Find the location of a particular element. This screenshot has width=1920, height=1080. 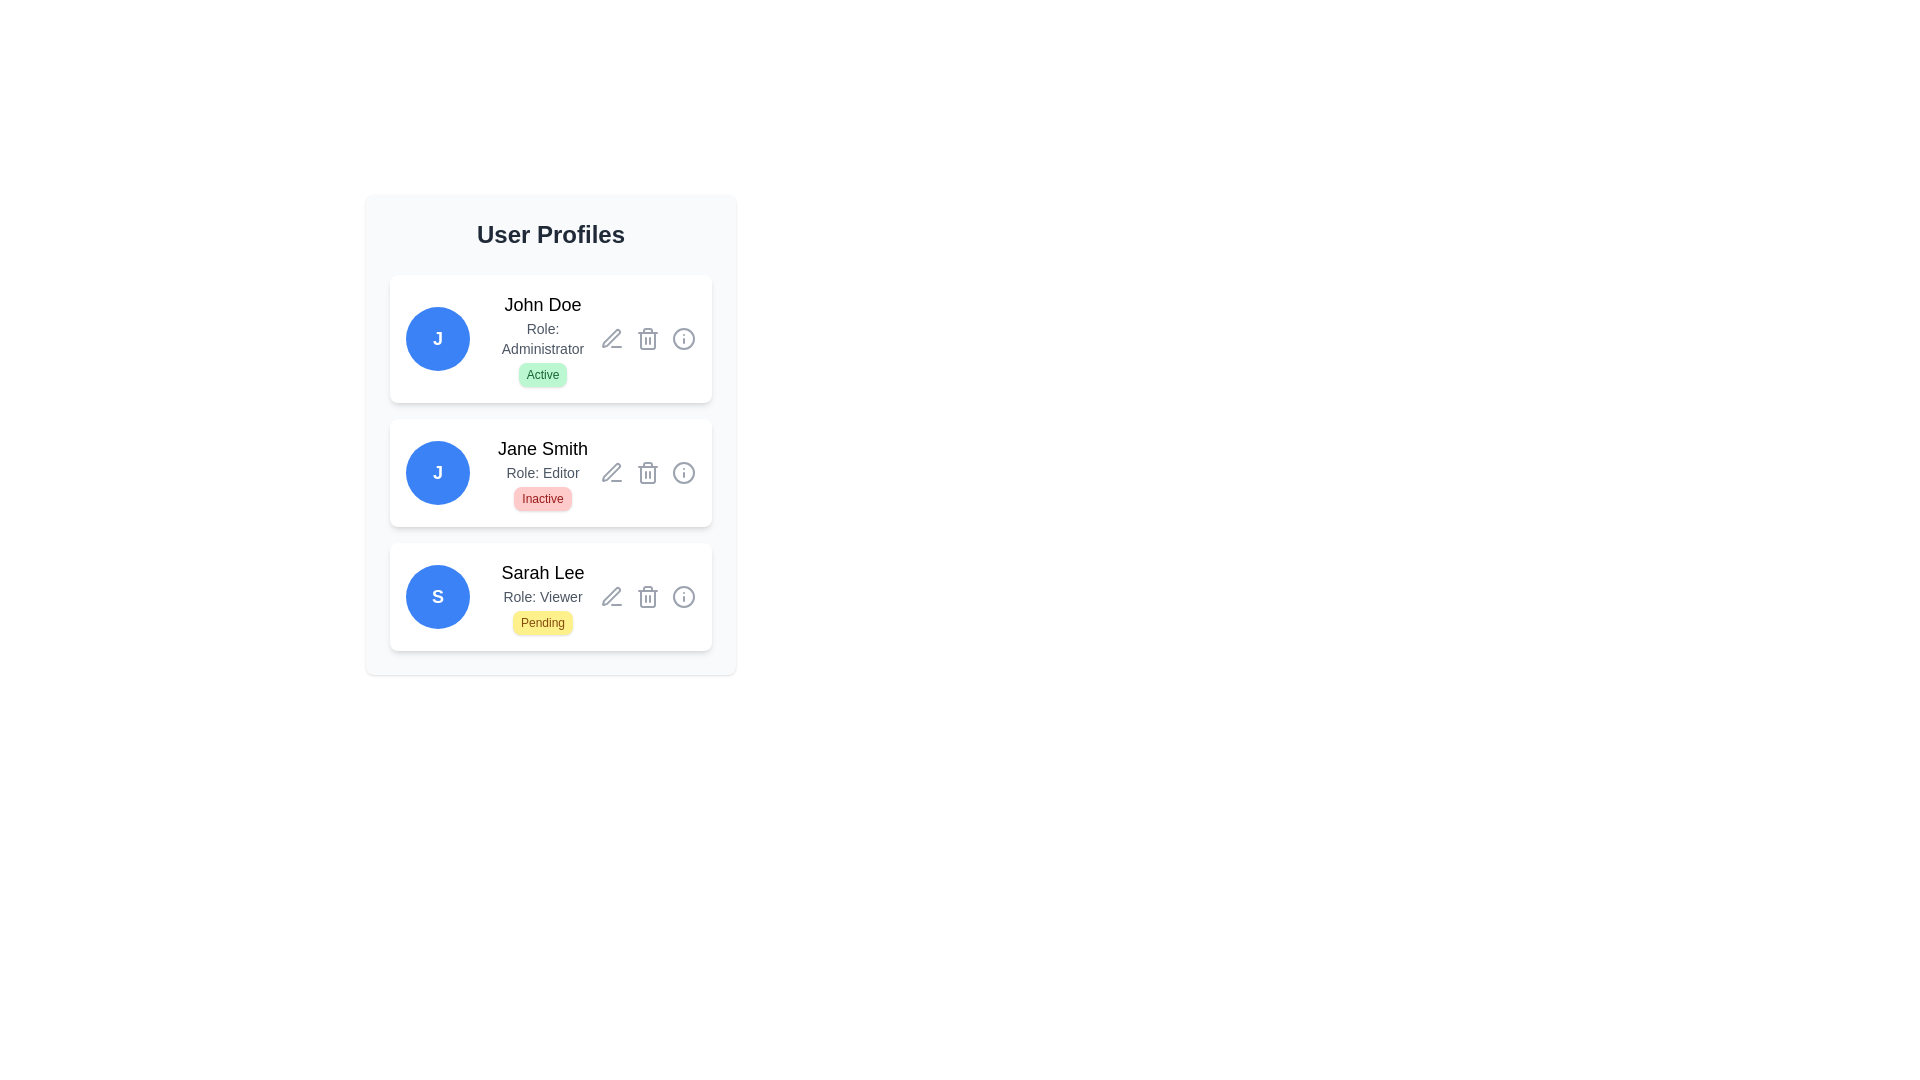

status text displayed in the label indicating that the user is active, located at the bottom of the user details section beneath 'Role: Administrator' is located at coordinates (542, 374).